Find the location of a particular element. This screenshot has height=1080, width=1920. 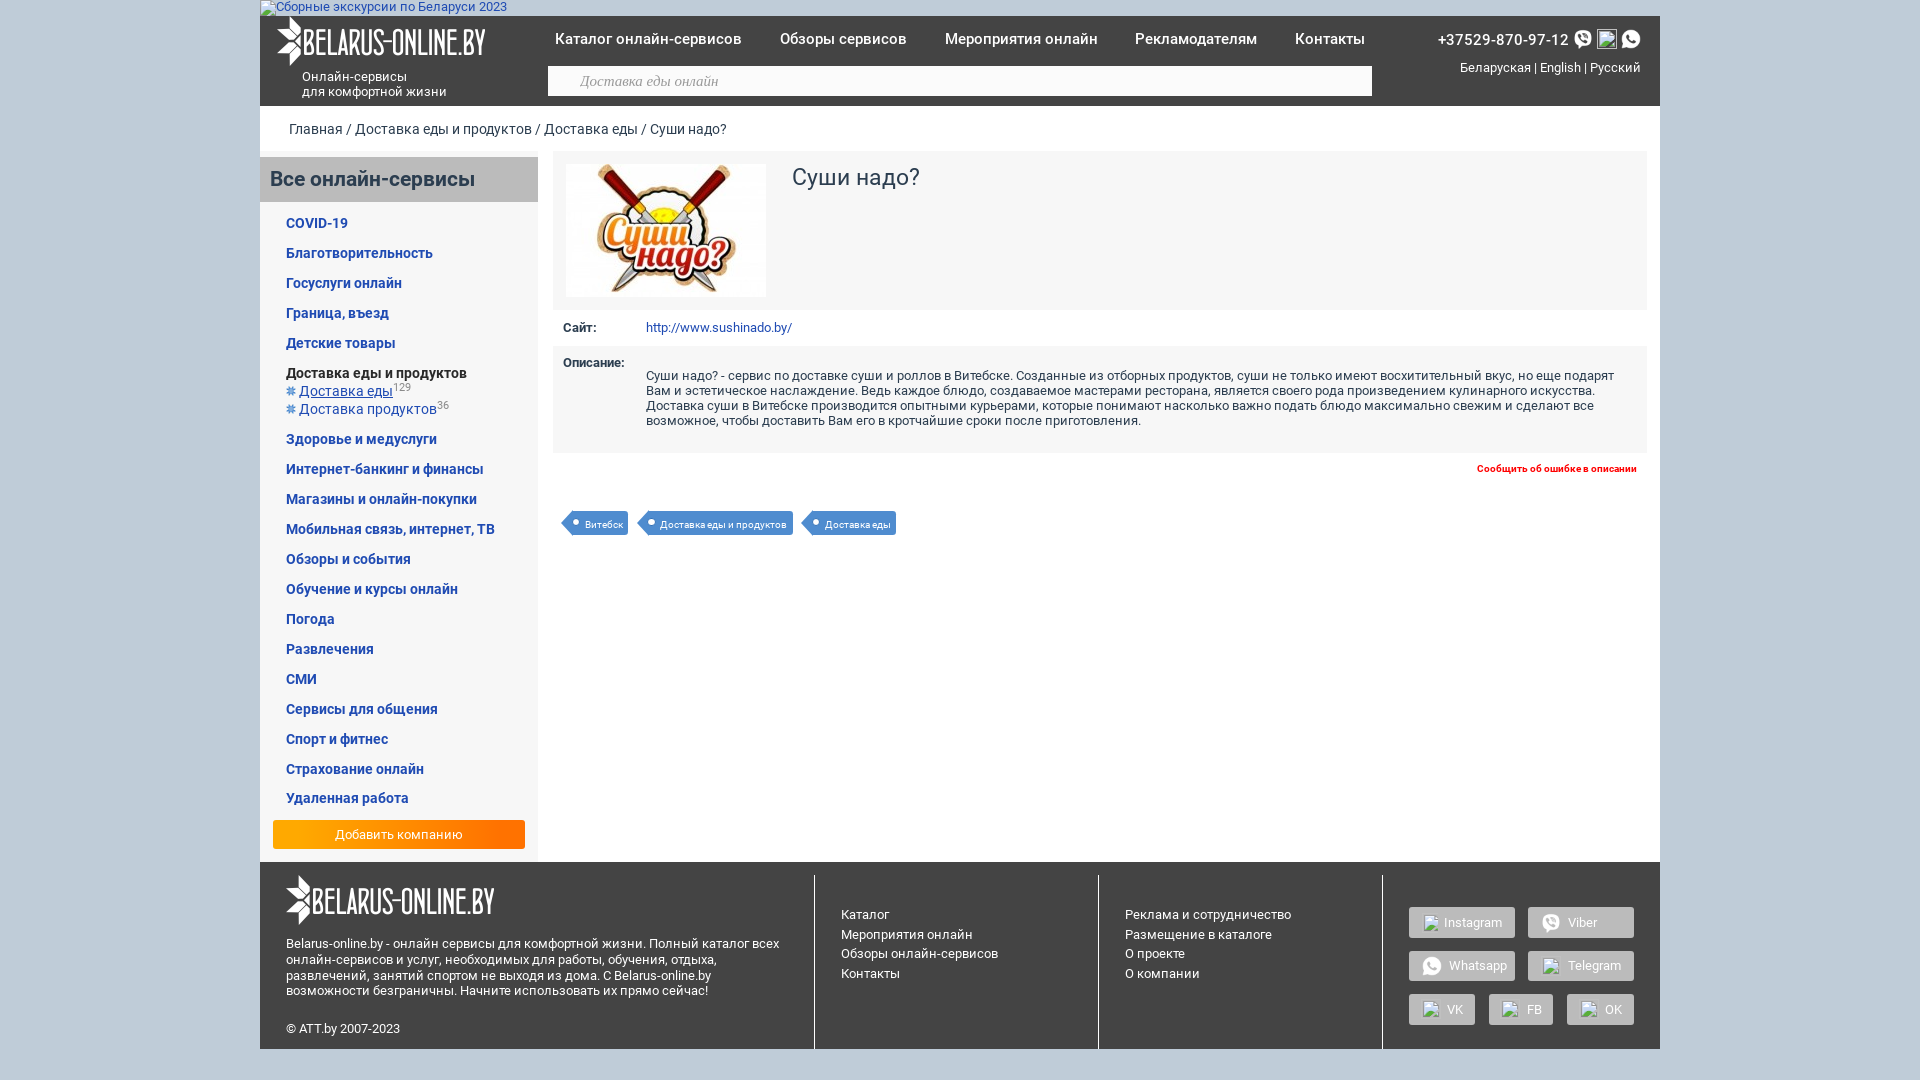

'Telegram' is located at coordinates (1526, 964).